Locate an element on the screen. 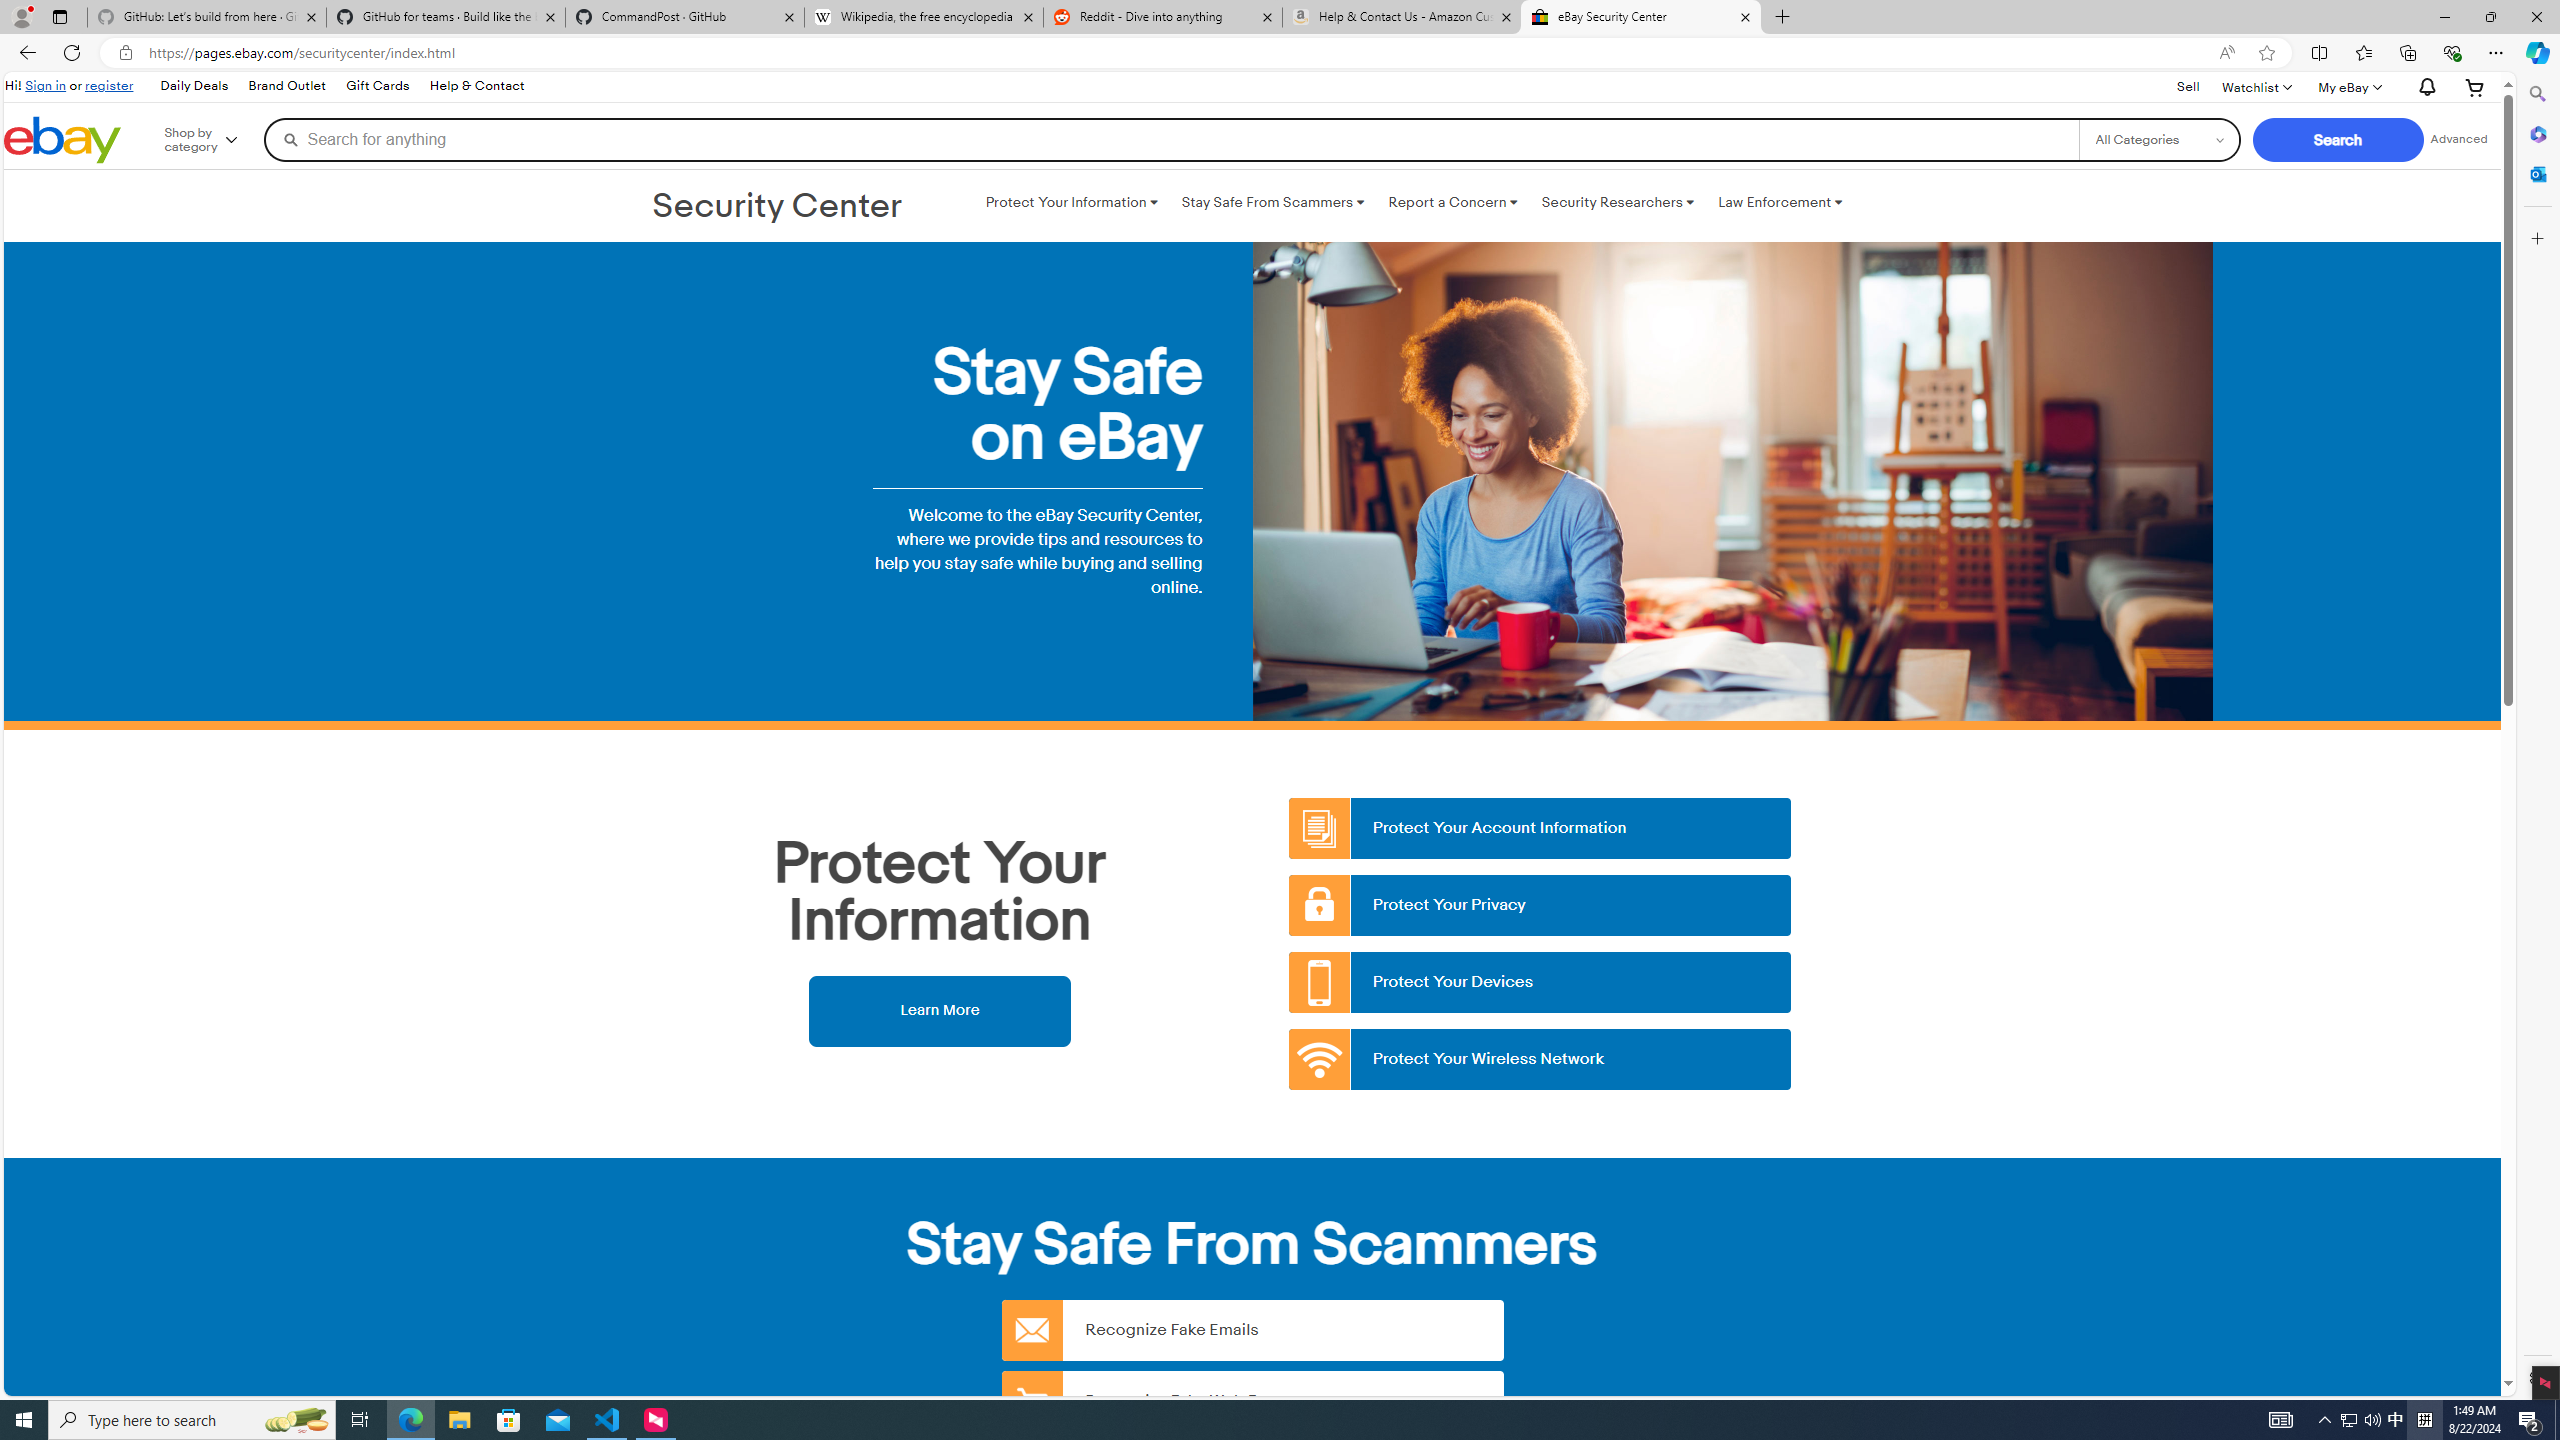 The image size is (2560, 1440). 'Select a category for search' is located at coordinates (2159, 138).